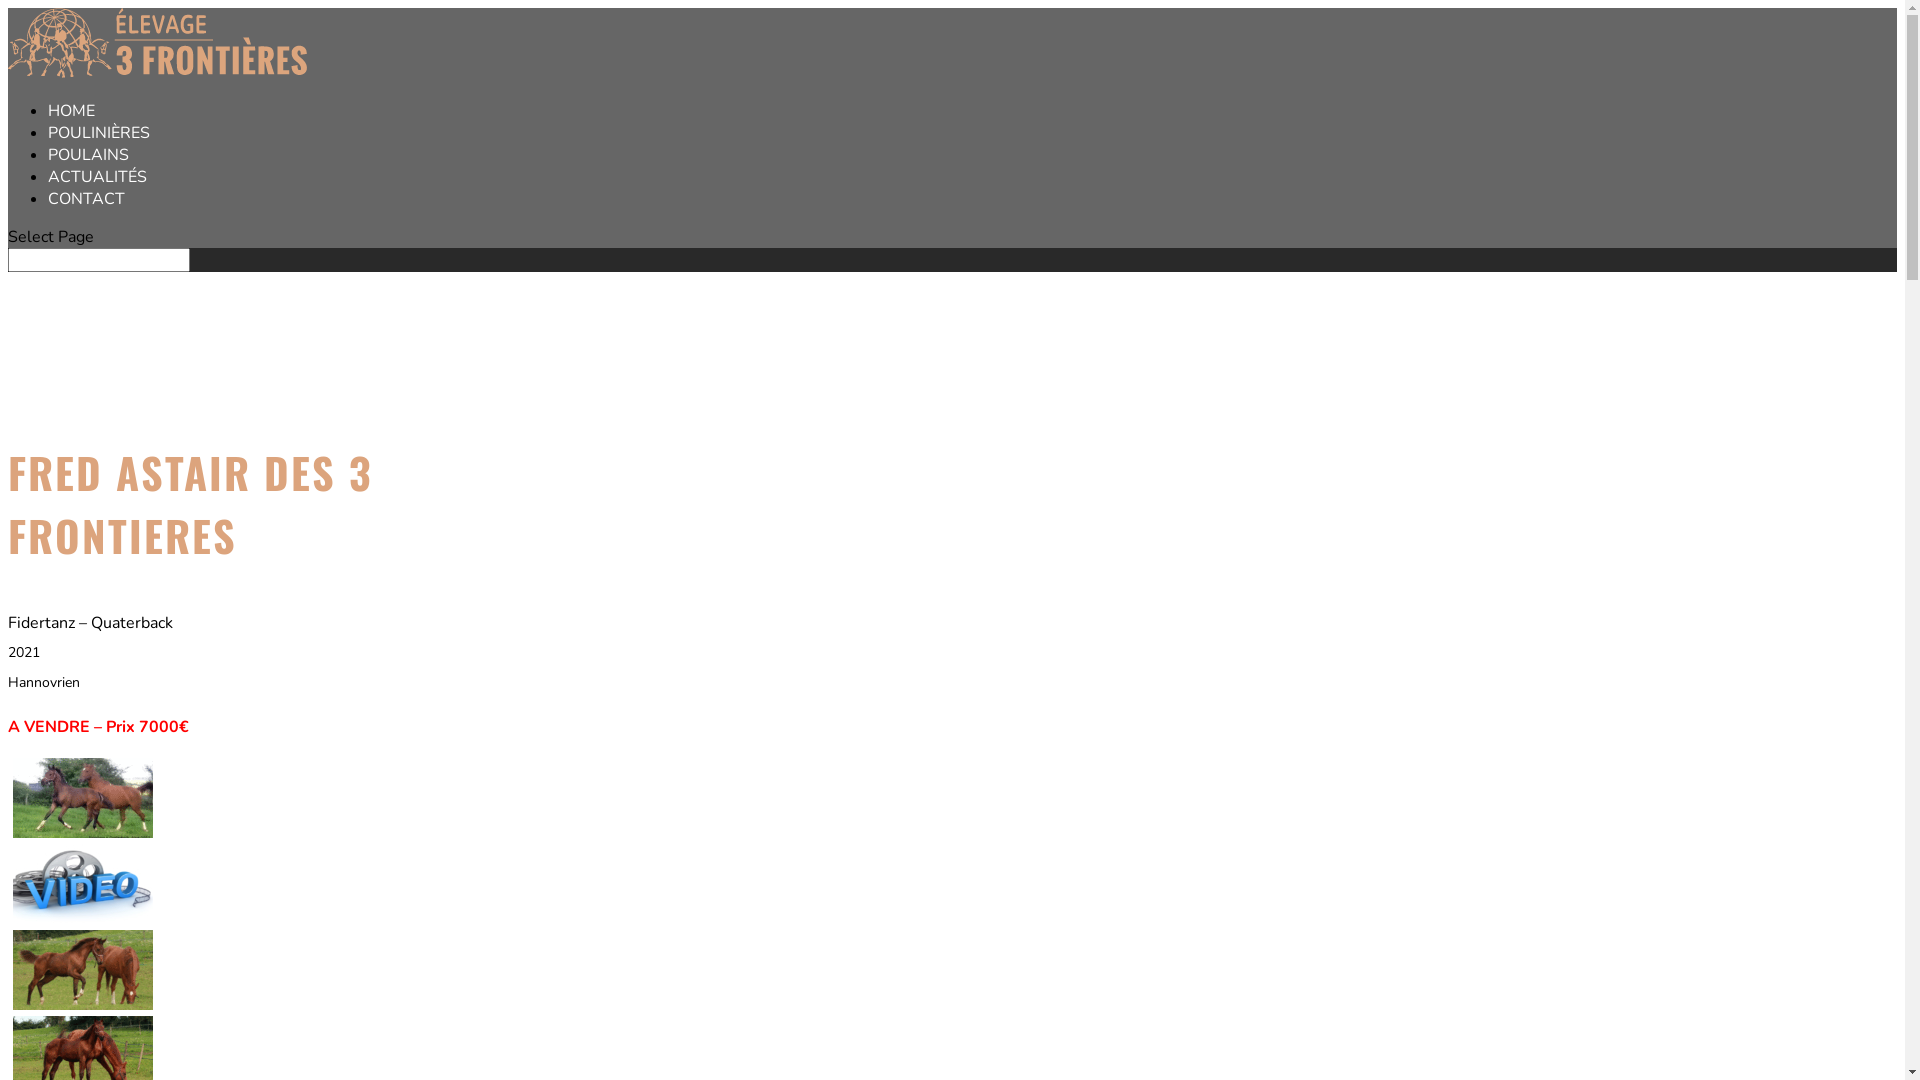 The image size is (1920, 1080). I want to click on 'CONTACT', so click(85, 199).